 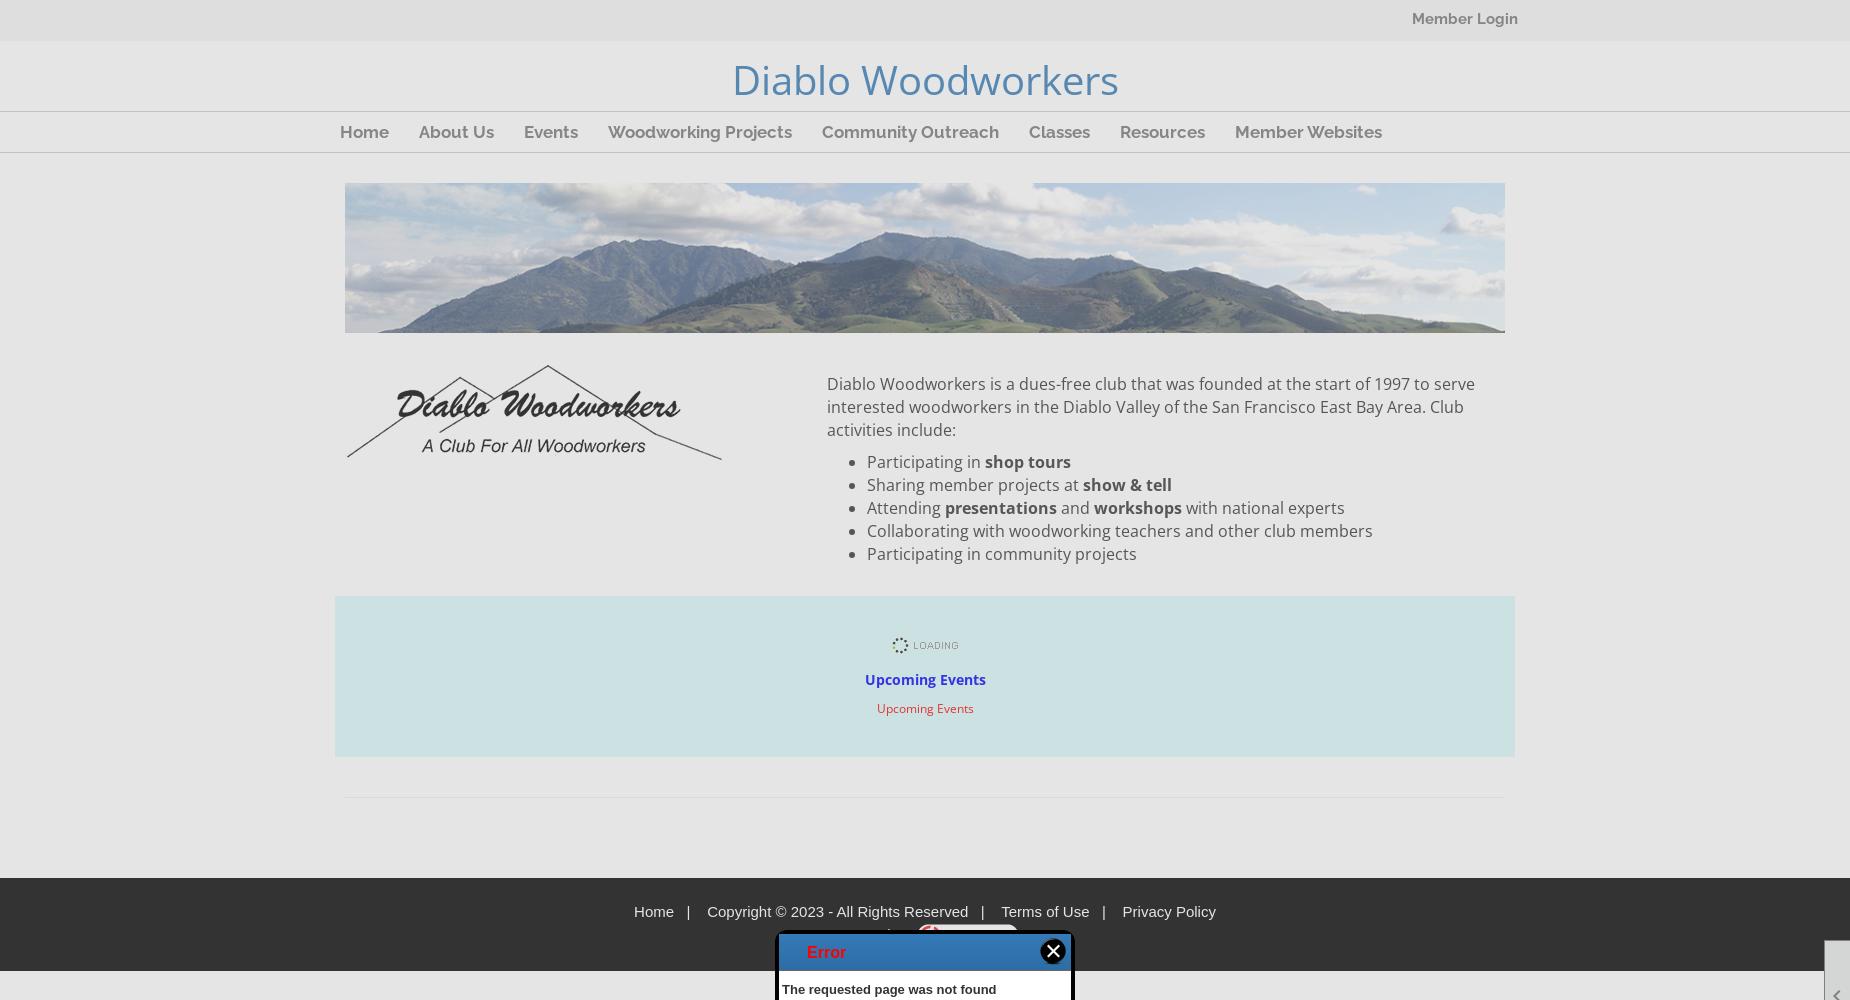 I want to click on 'with national experts', so click(x=1185, y=508).